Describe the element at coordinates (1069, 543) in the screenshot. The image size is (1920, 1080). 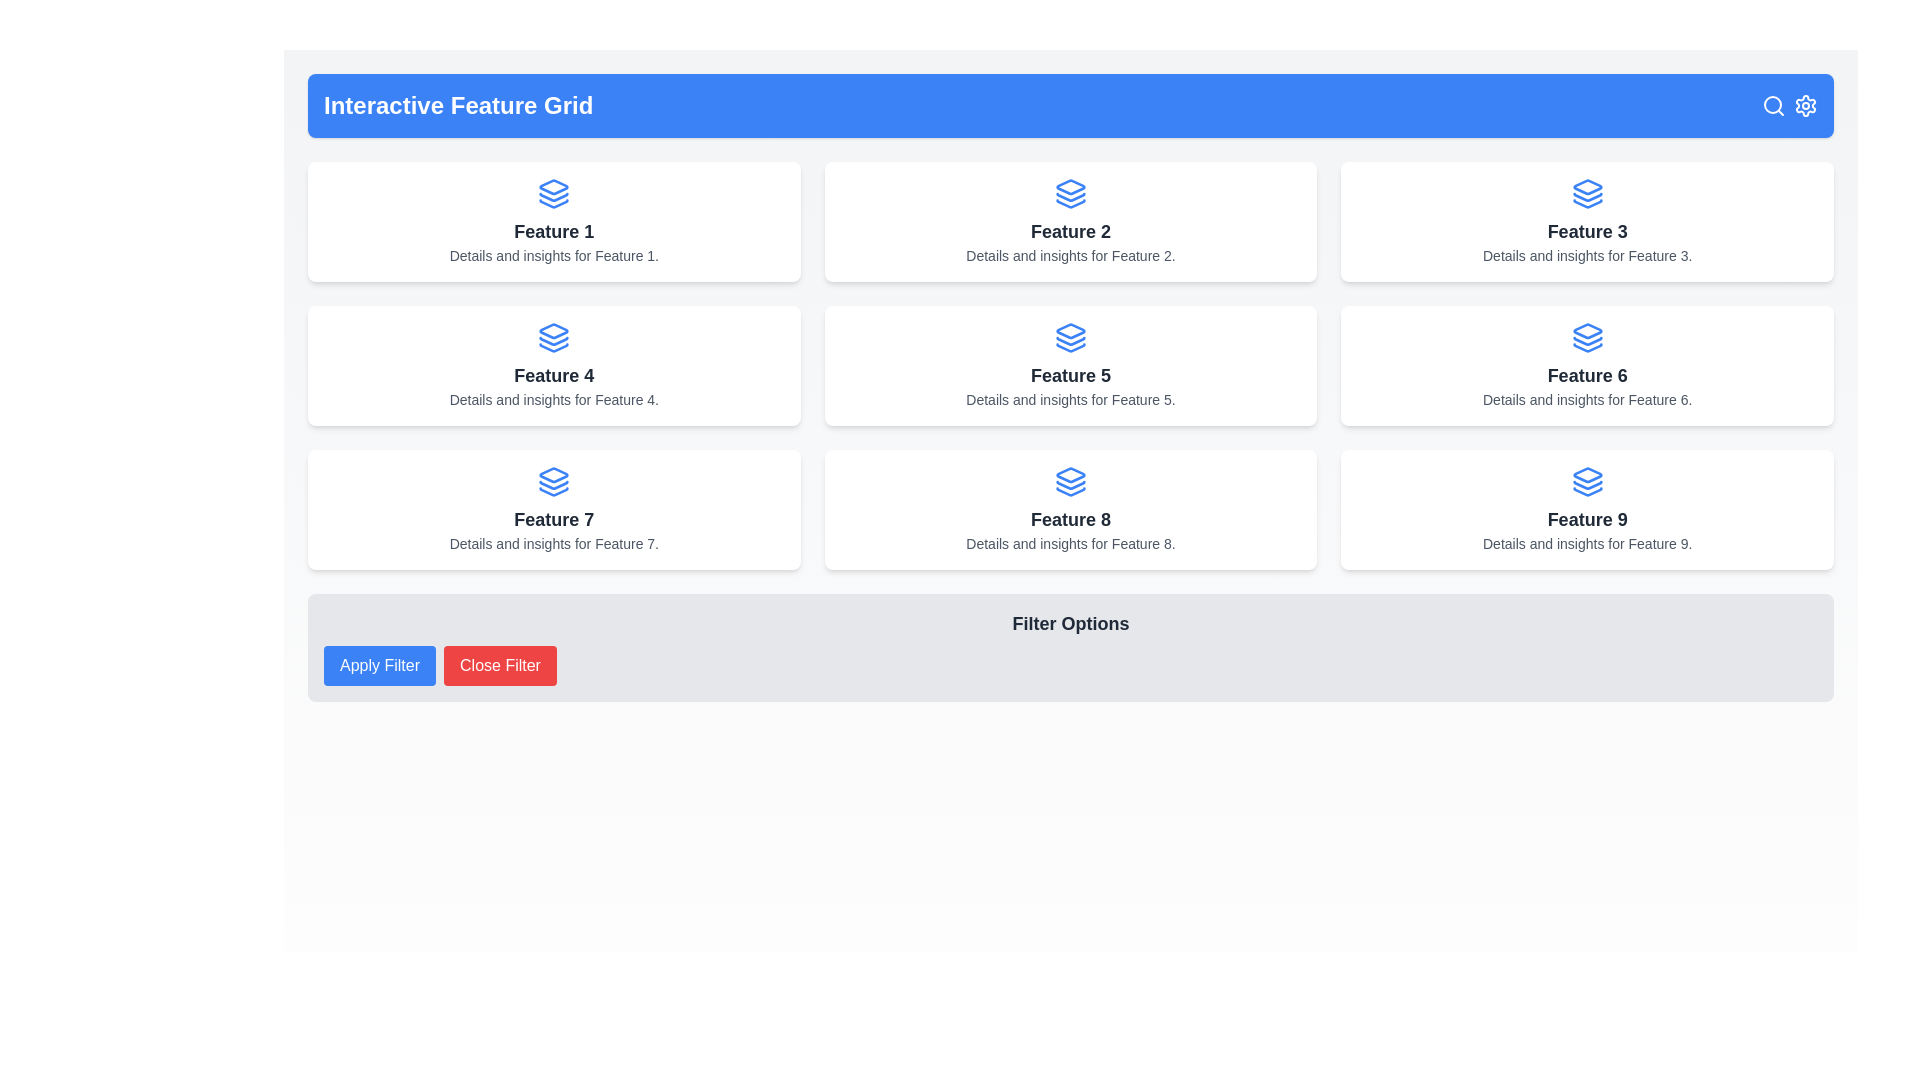
I see `the text label located at the bottom of the 'Feature 8' card, which provides additional descriptive information about 'Feature 8'` at that location.